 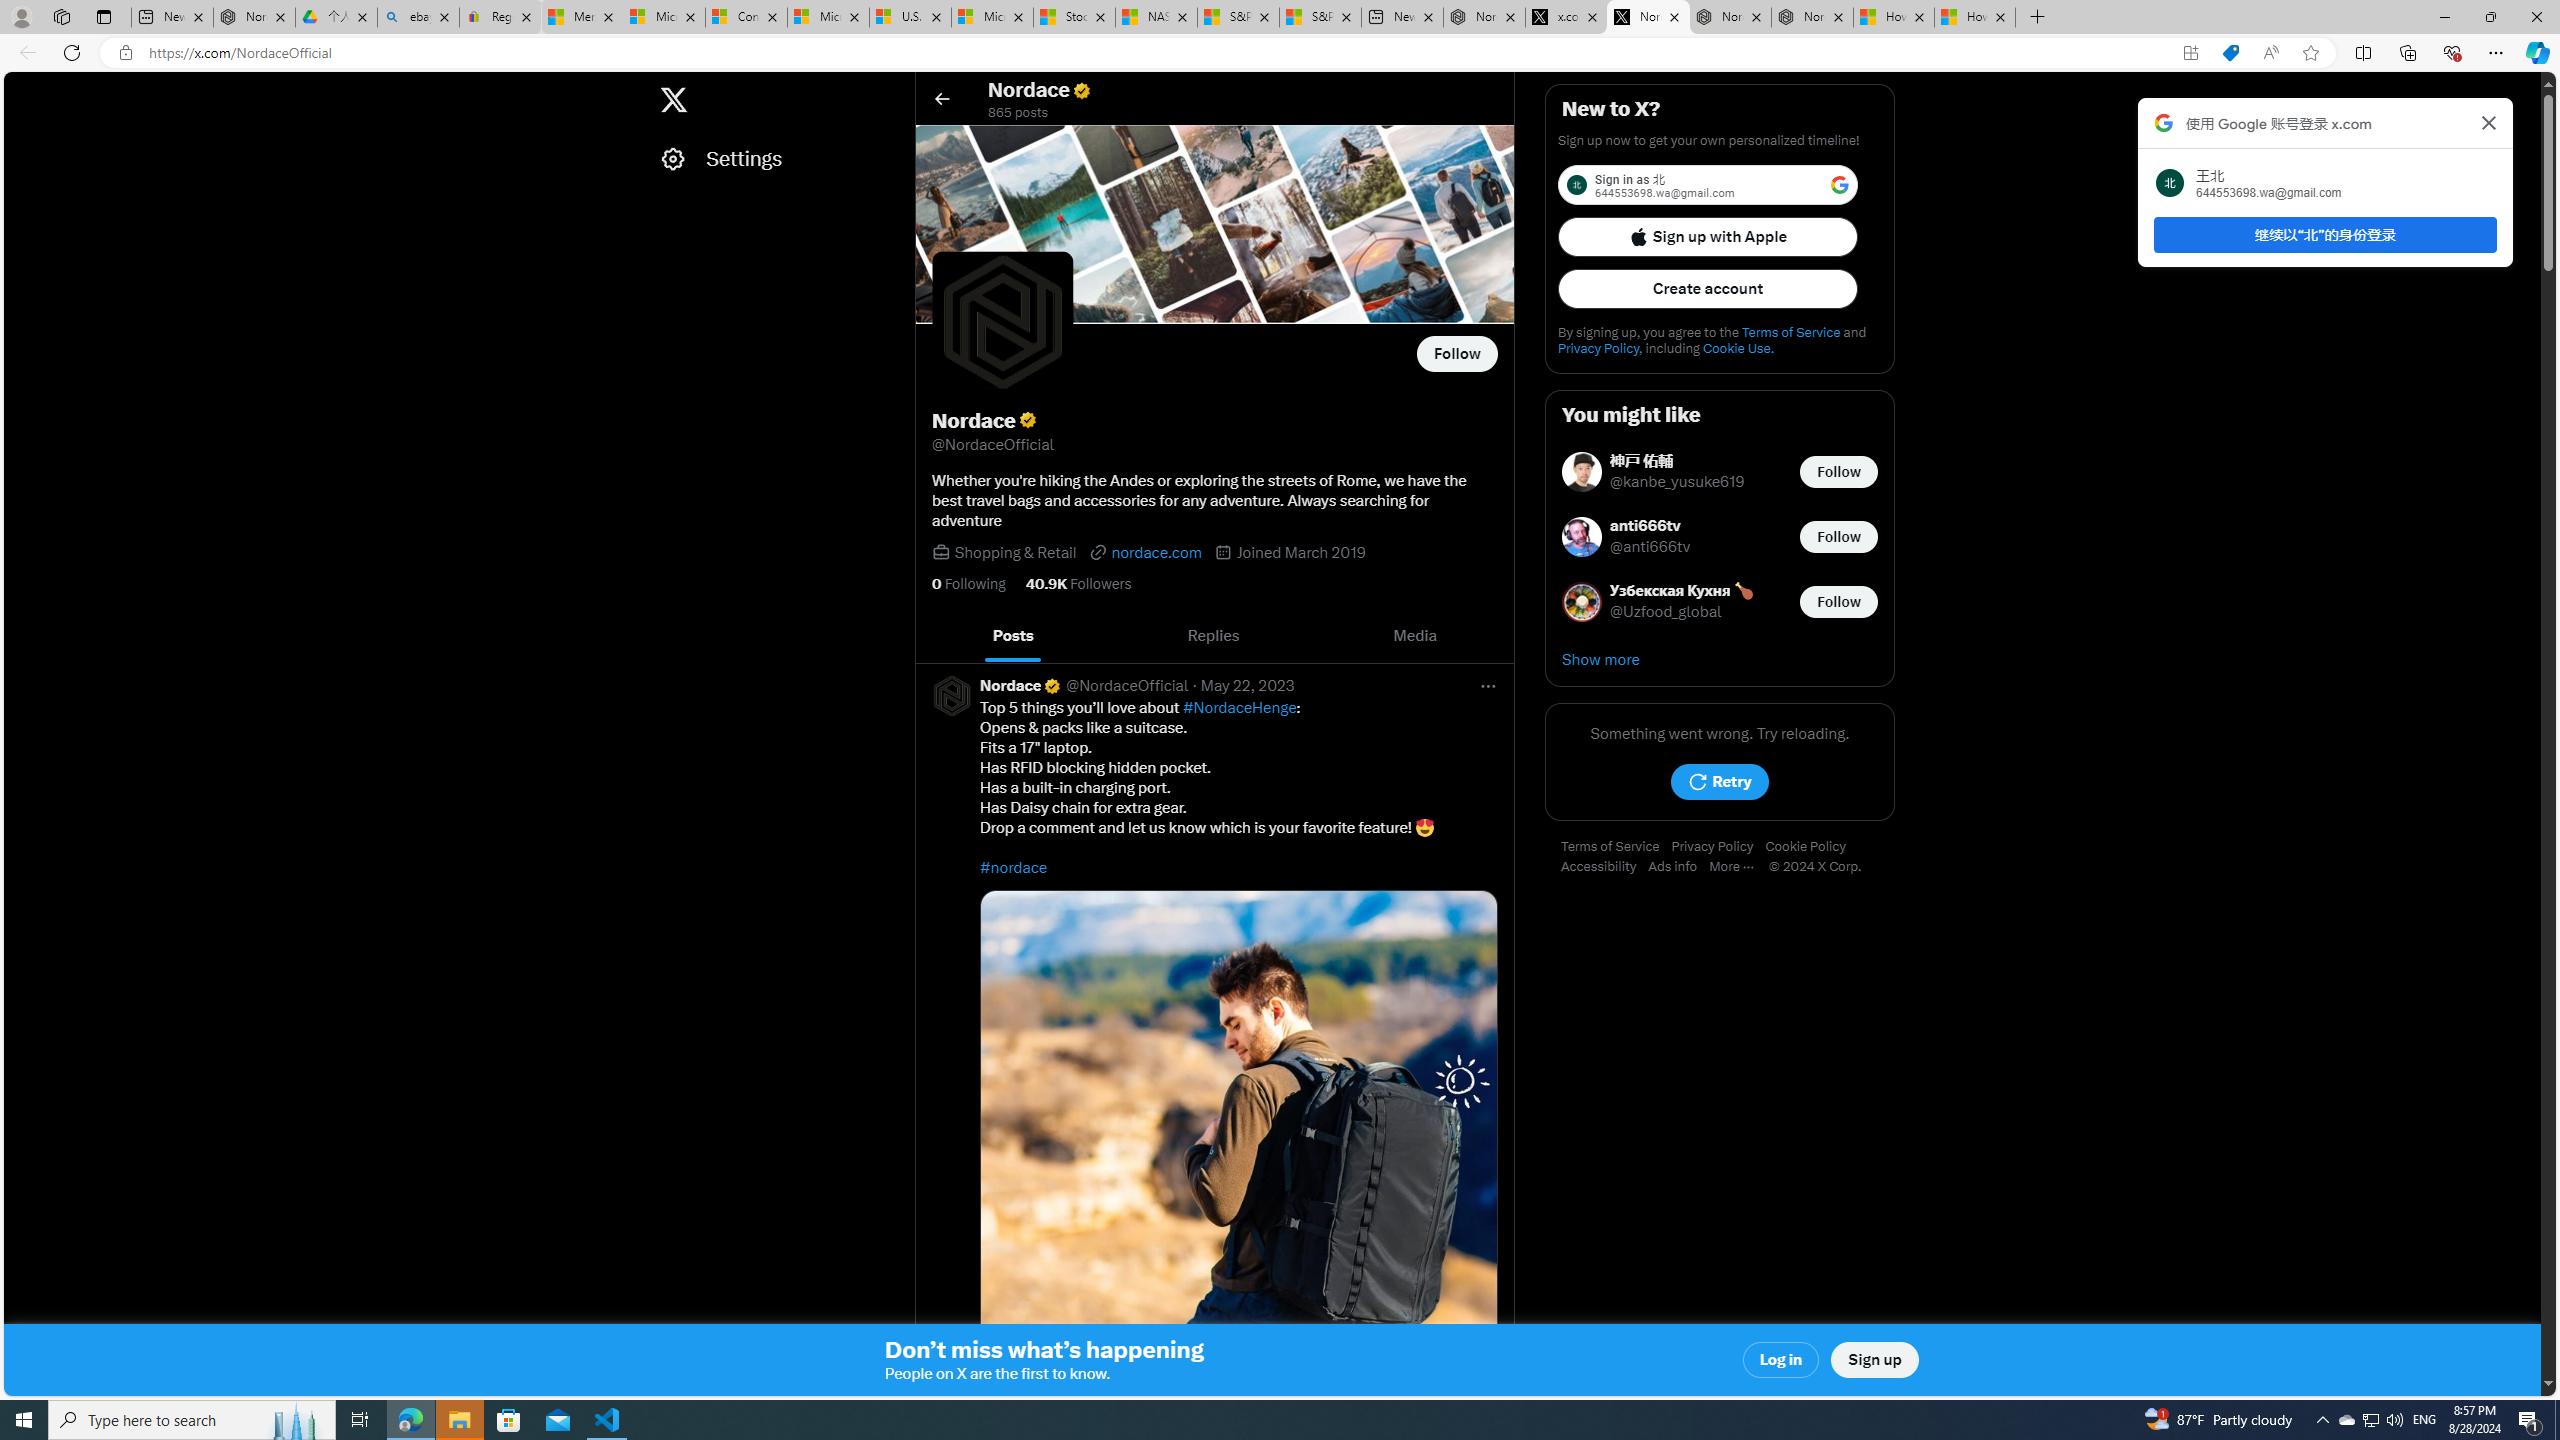 I want to click on 'Provides details about verified accounts.', so click(x=1026, y=420).